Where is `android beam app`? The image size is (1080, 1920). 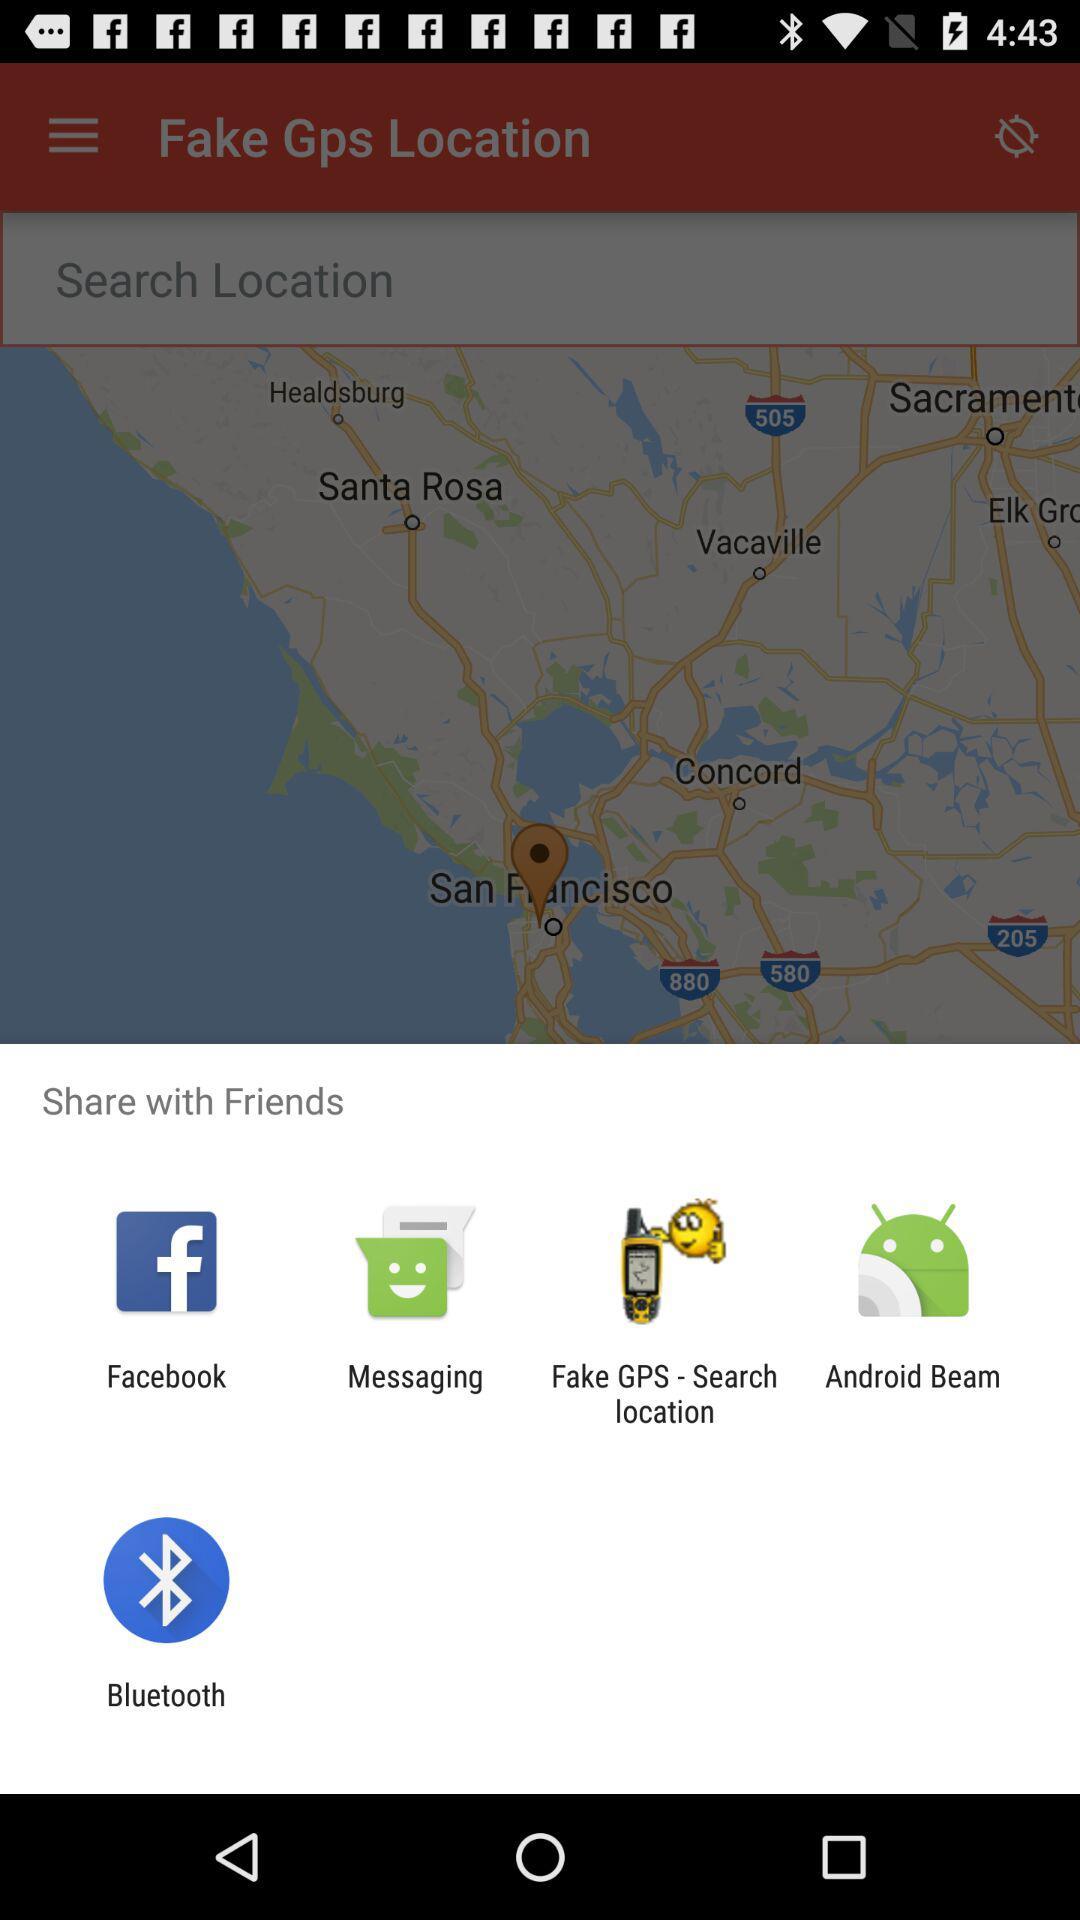 android beam app is located at coordinates (913, 1392).